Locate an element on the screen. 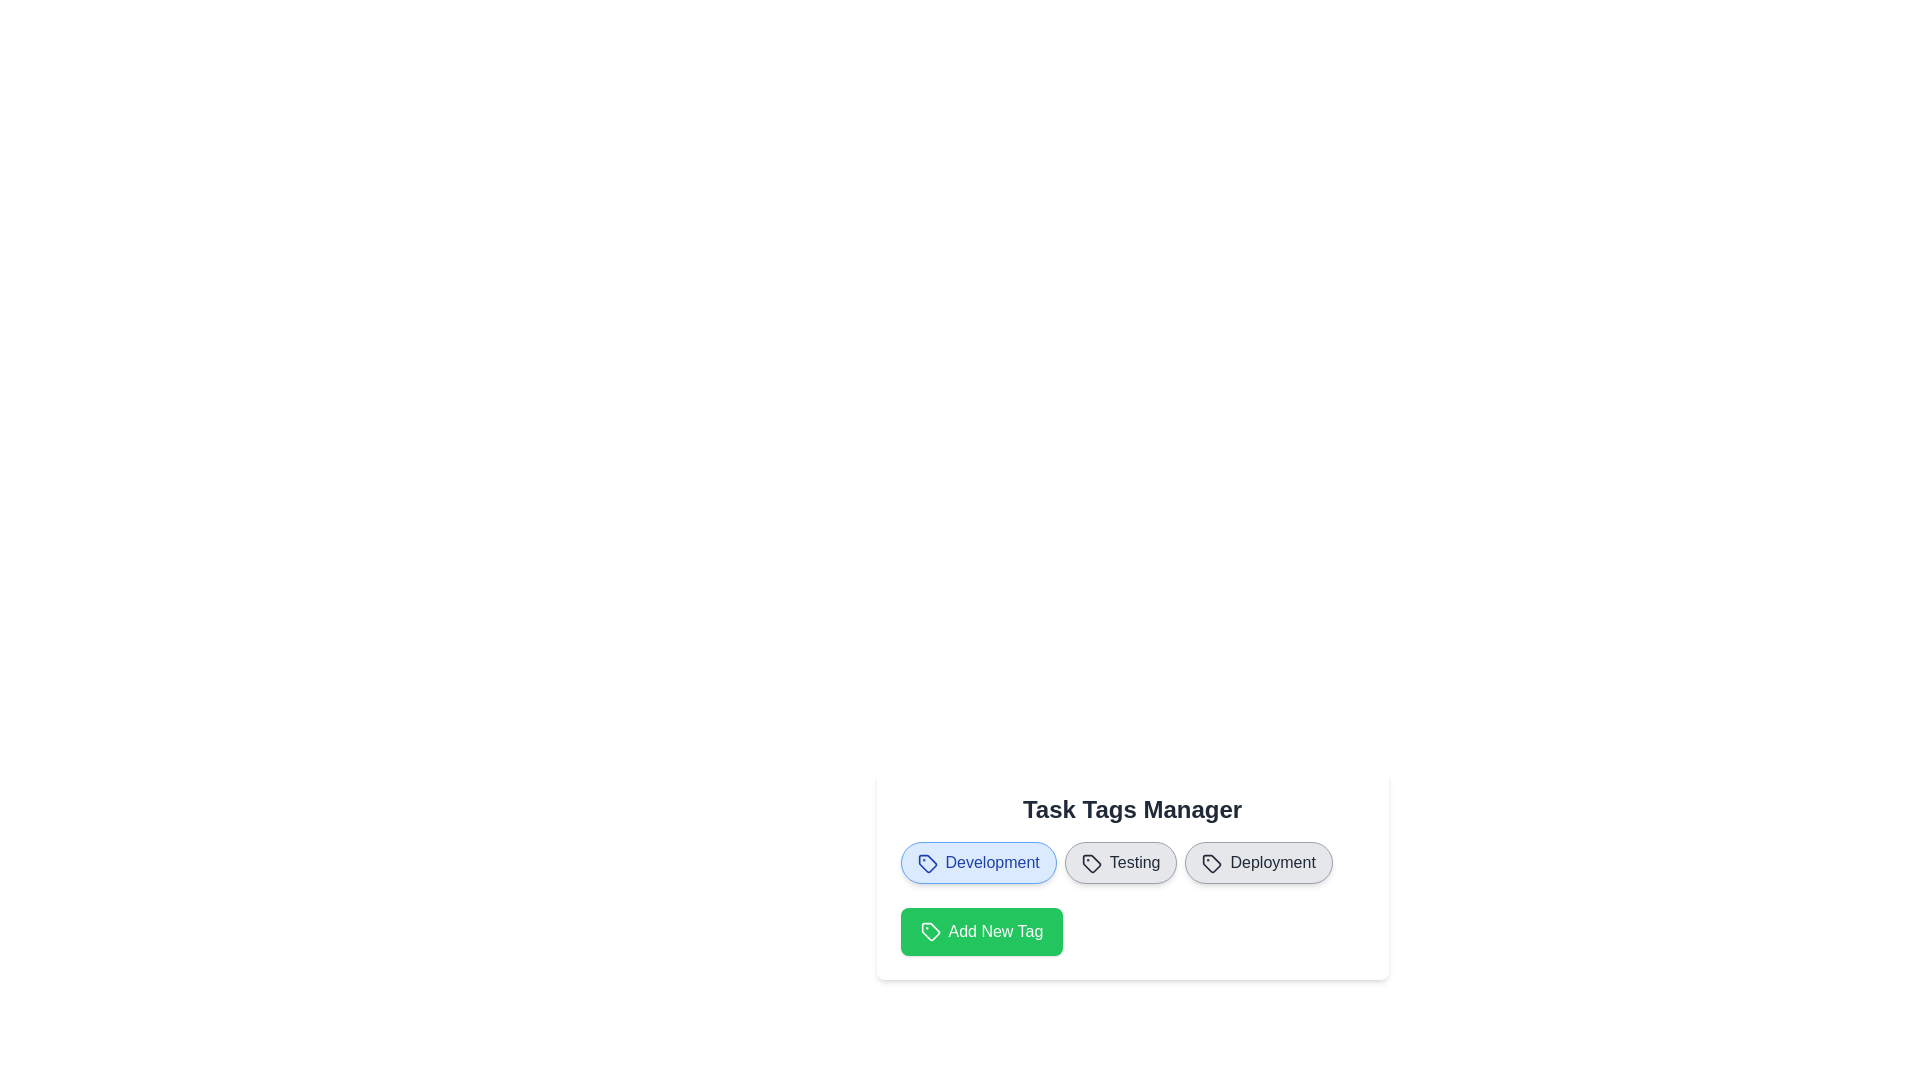 This screenshot has height=1080, width=1920. the second graphical icon representing the 'Testing' tag in the 'Task Tags Manager' section to interact with it is located at coordinates (1090, 862).